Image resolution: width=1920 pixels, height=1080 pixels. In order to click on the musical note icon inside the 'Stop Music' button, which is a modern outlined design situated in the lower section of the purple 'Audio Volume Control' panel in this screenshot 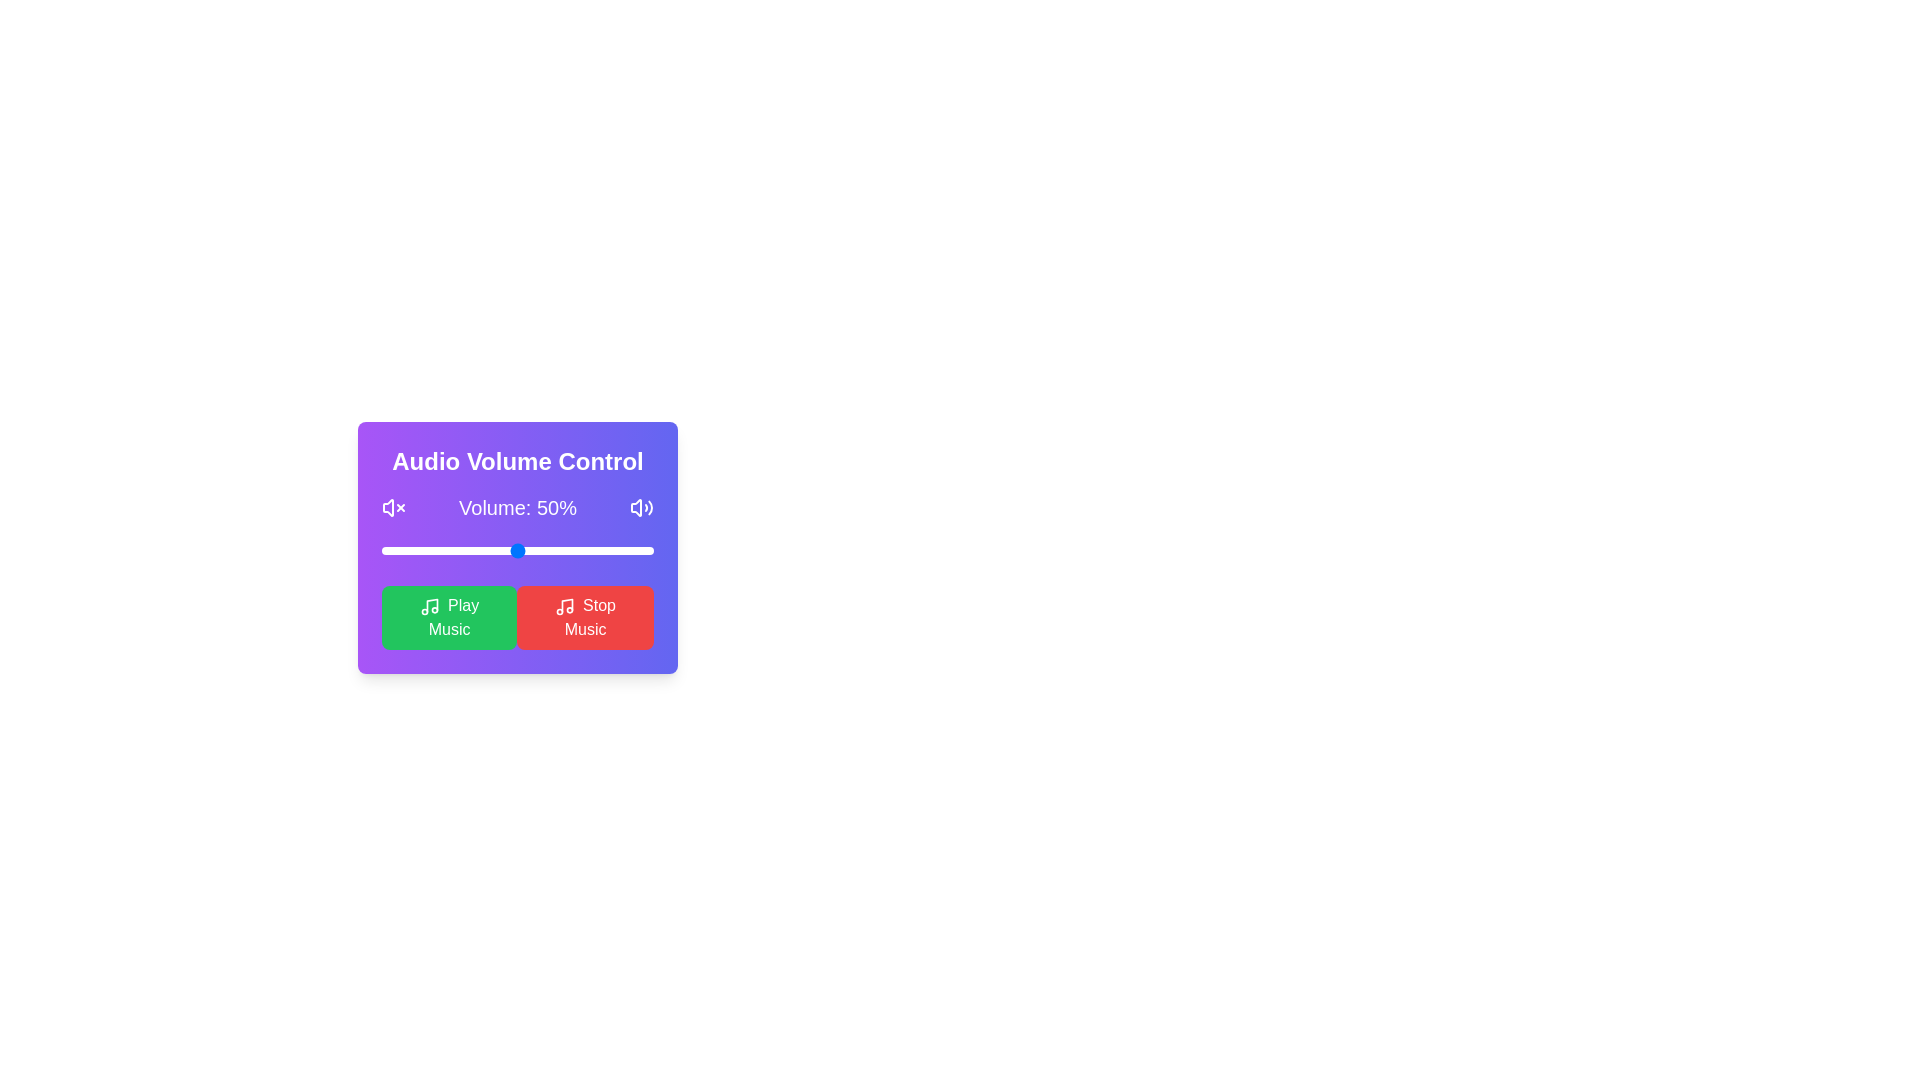, I will do `click(564, 605)`.